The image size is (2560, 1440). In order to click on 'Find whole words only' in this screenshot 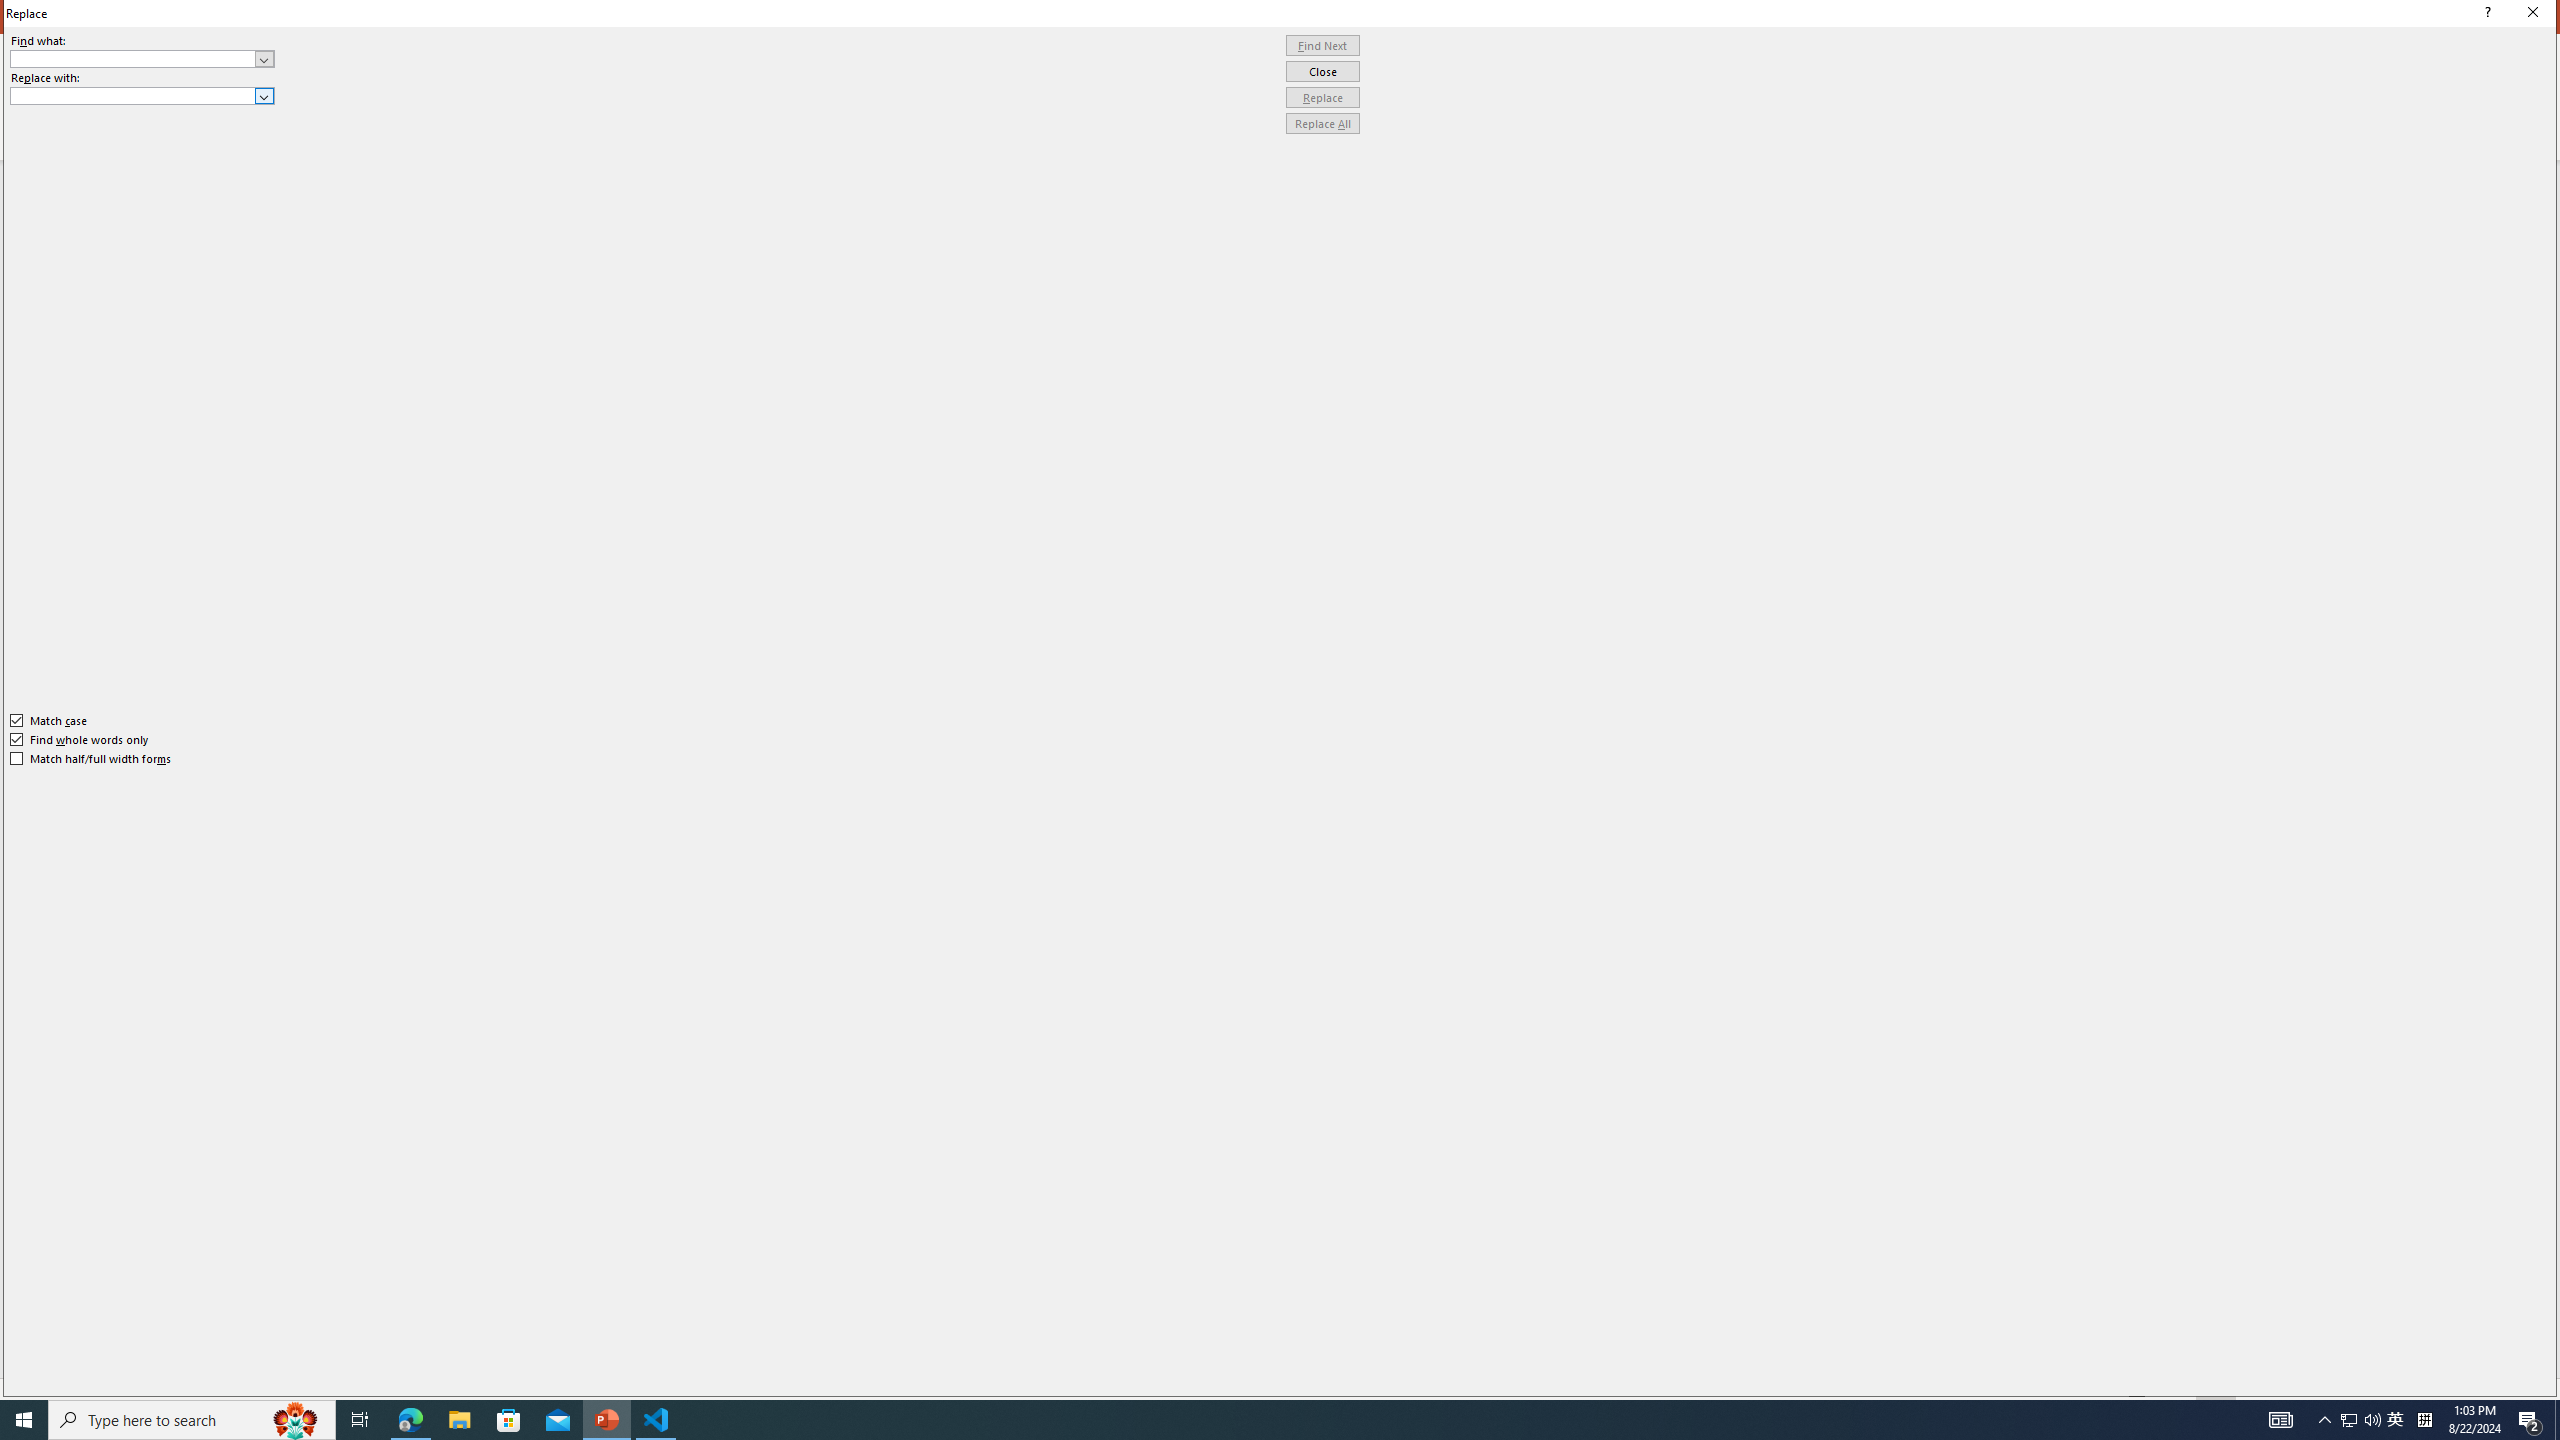, I will do `click(80, 739)`.